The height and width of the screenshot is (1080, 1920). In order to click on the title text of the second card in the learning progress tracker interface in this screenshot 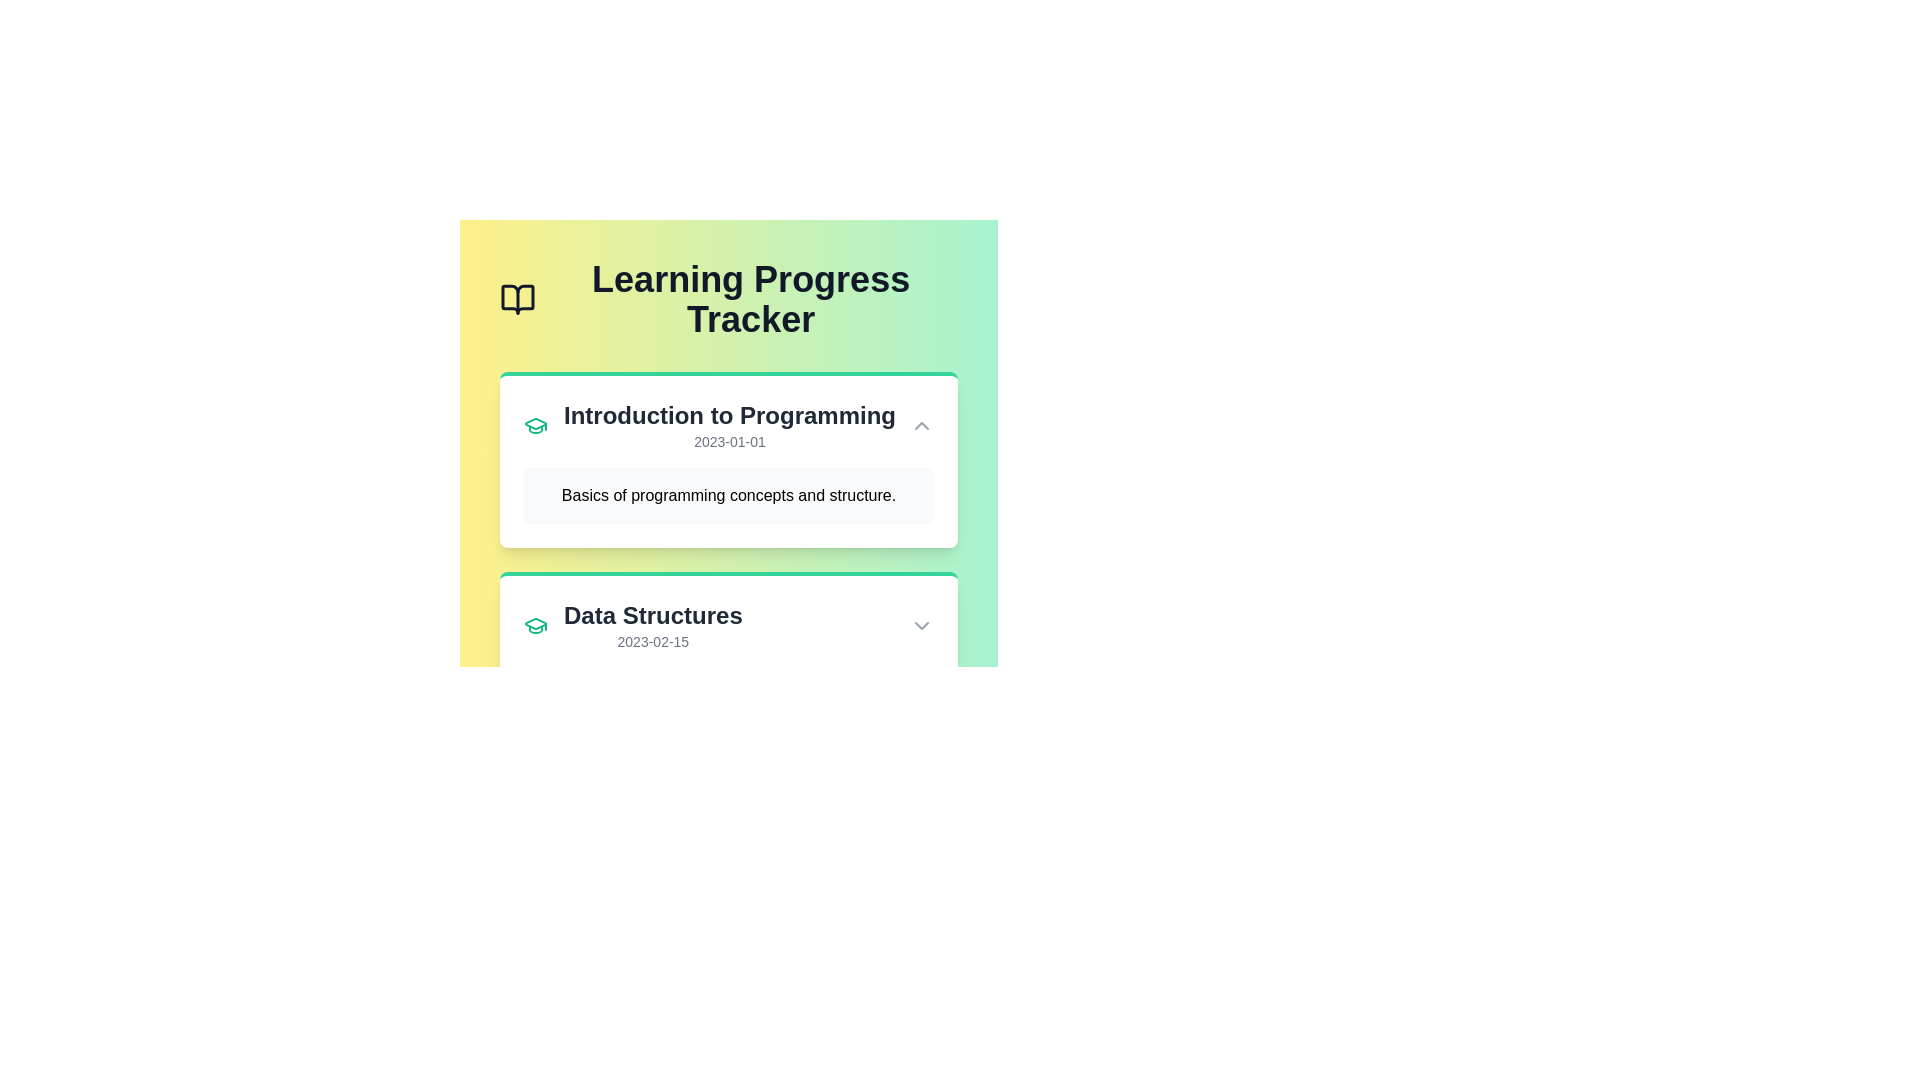, I will do `click(653, 615)`.